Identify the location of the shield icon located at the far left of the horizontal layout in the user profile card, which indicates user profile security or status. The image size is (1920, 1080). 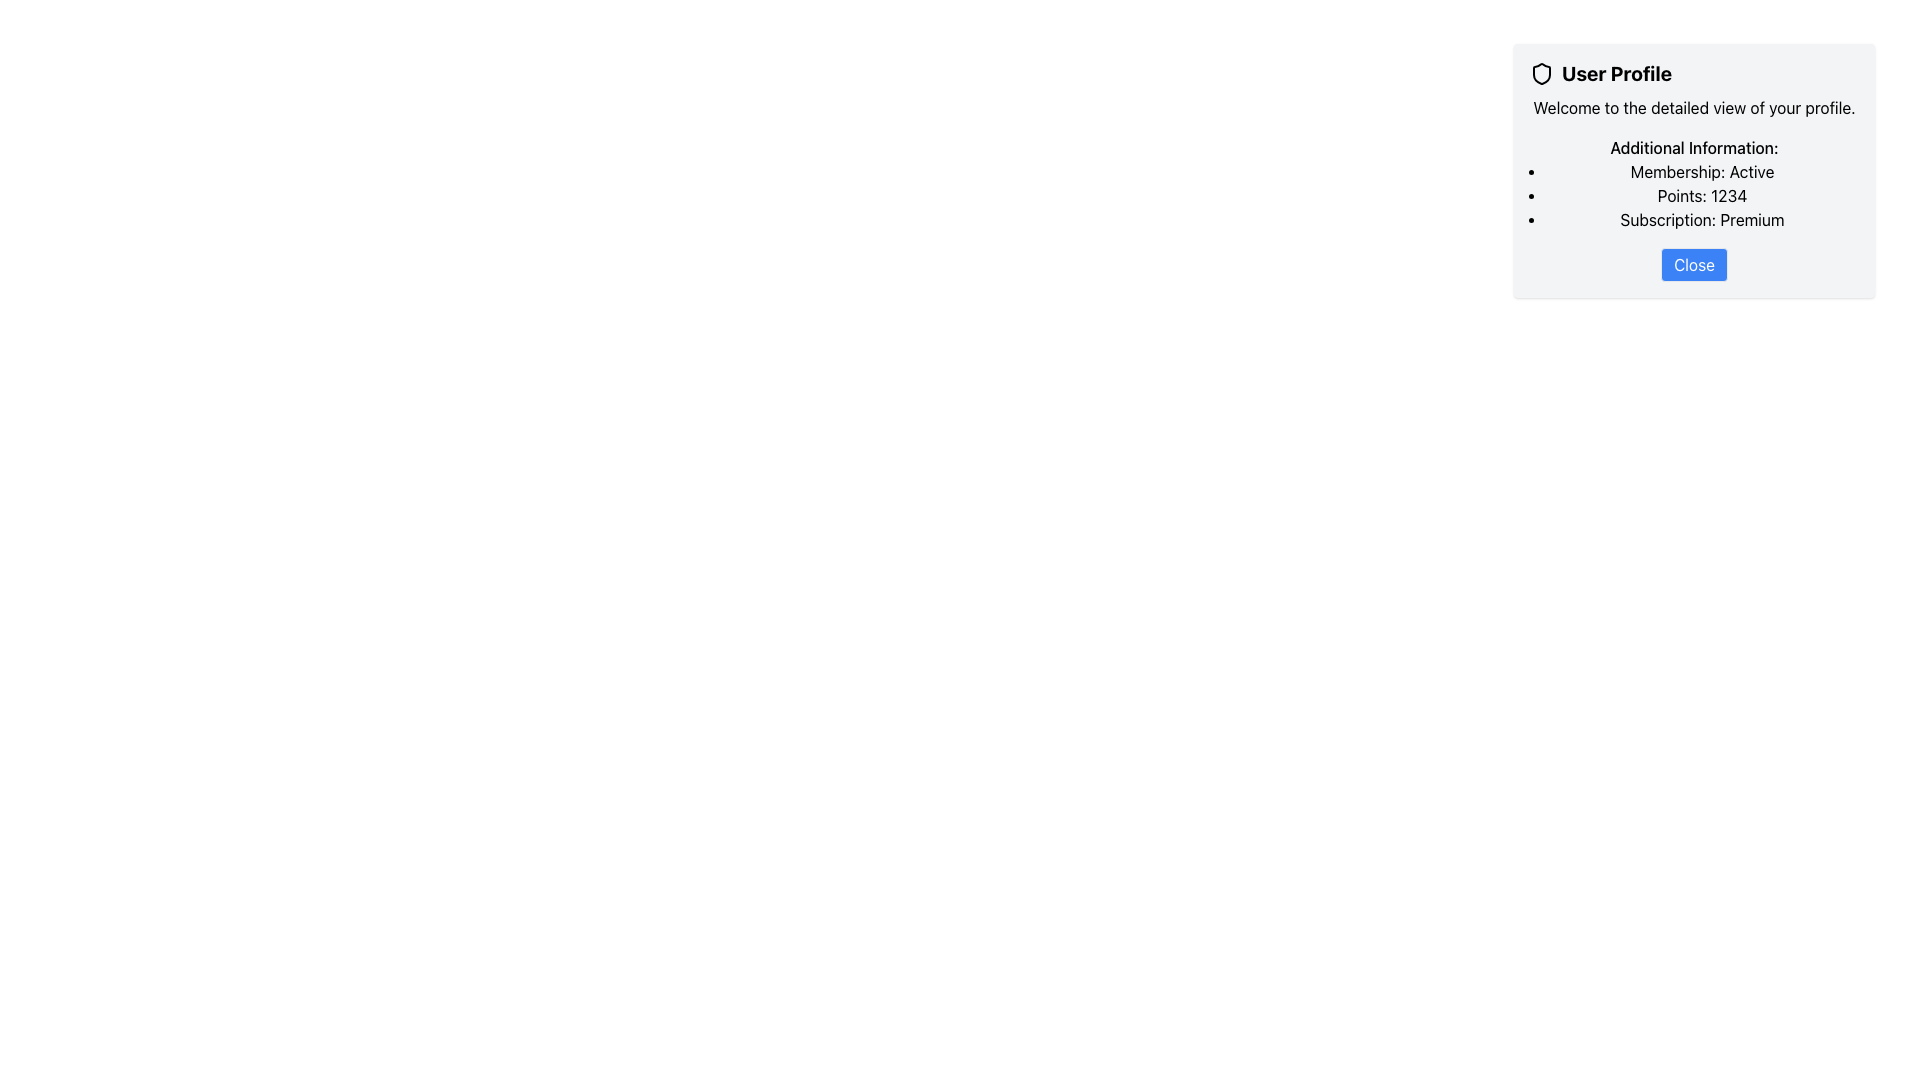
(1540, 72).